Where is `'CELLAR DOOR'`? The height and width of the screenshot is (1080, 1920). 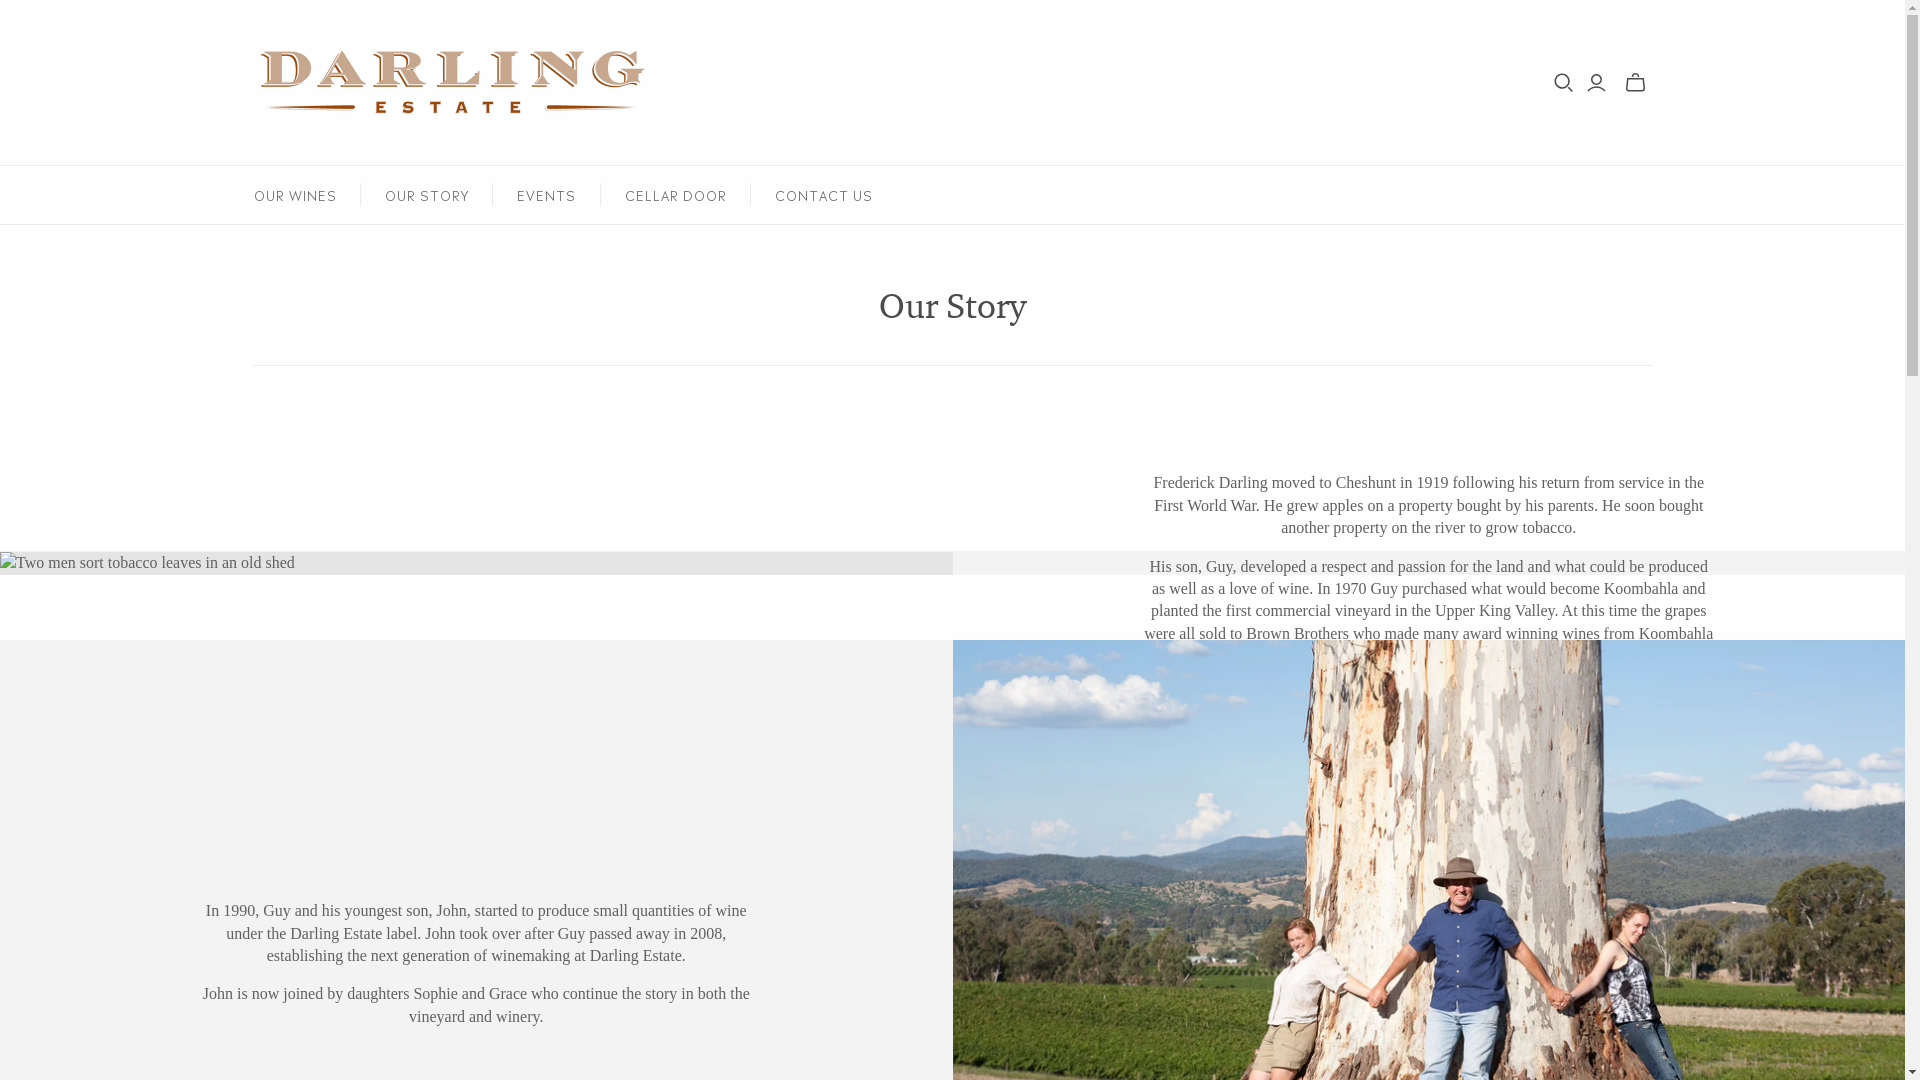 'CELLAR DOOR' is located at coordinates (675, 195).